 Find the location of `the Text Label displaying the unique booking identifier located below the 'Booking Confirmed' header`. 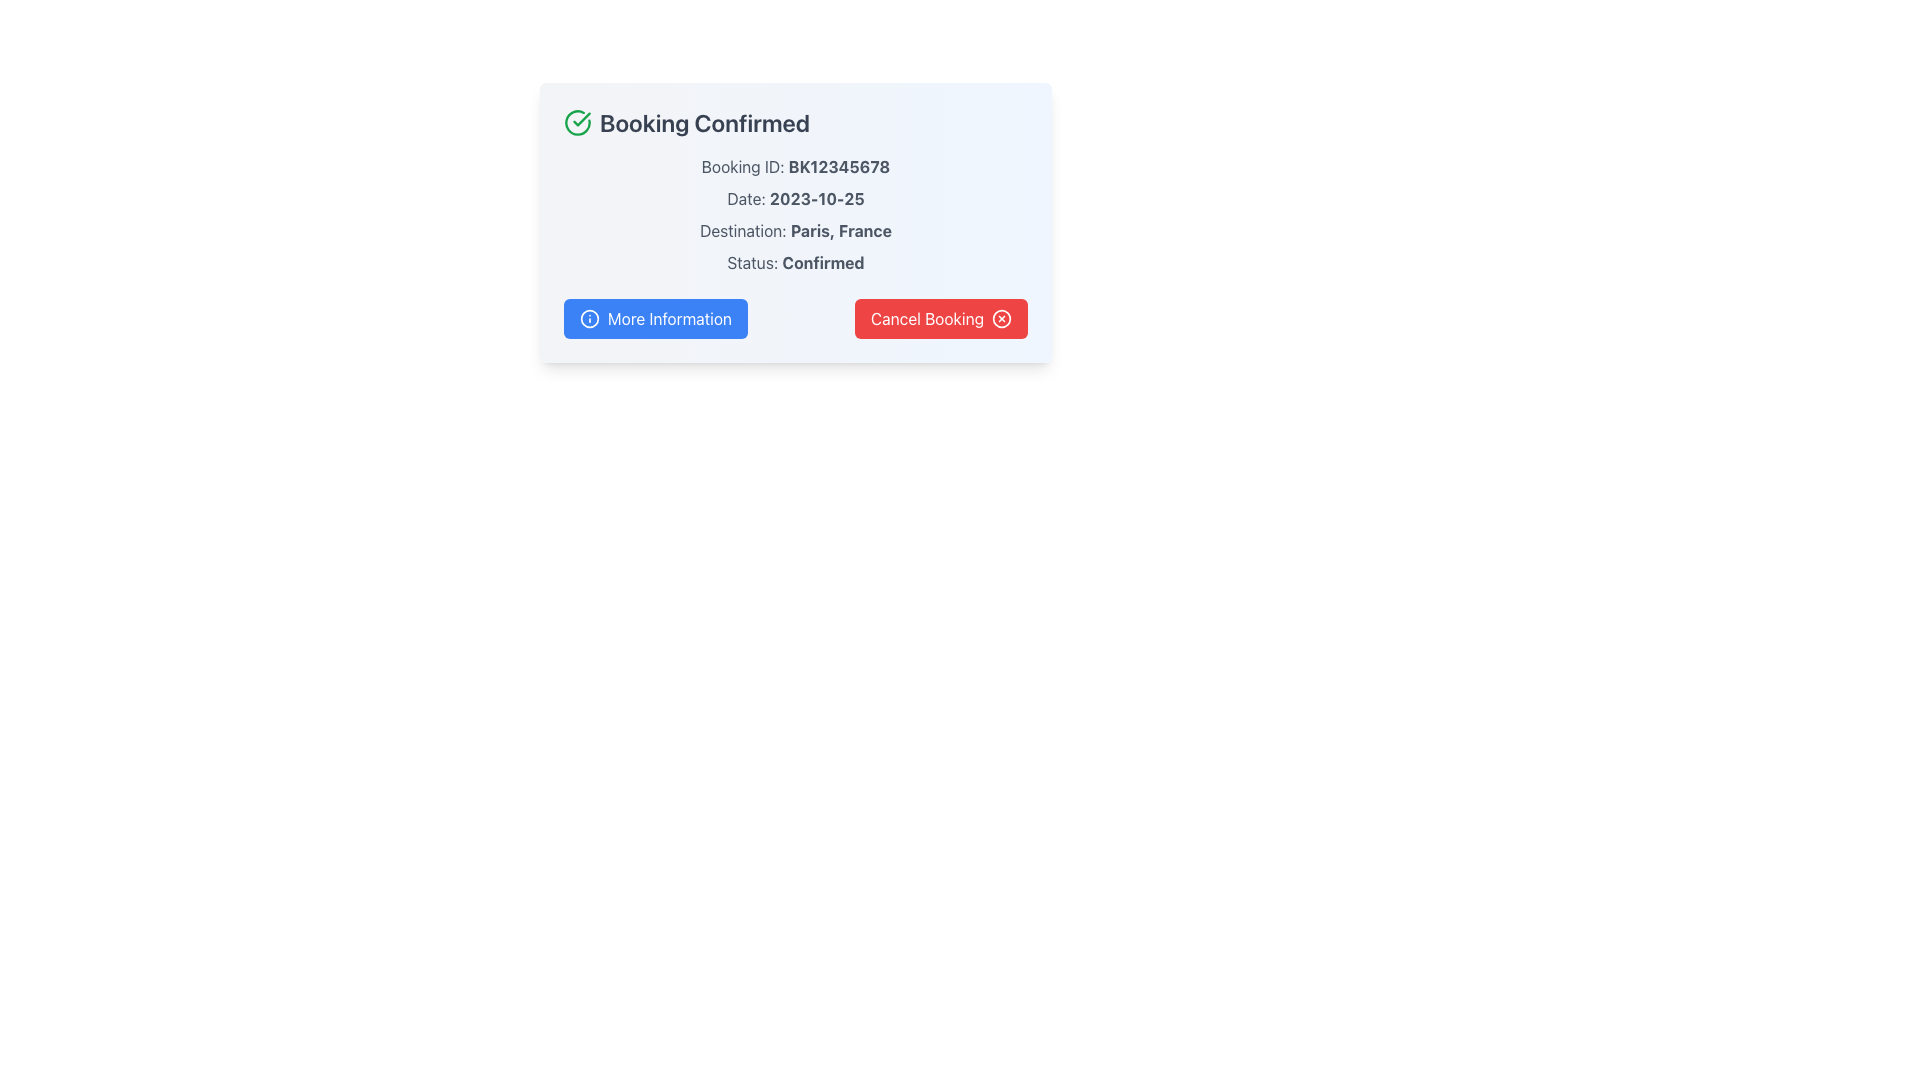

the Text Label displaying the unique booking identifier located below the 'Booking Confirmed' header is located at coordinates (839, 165).